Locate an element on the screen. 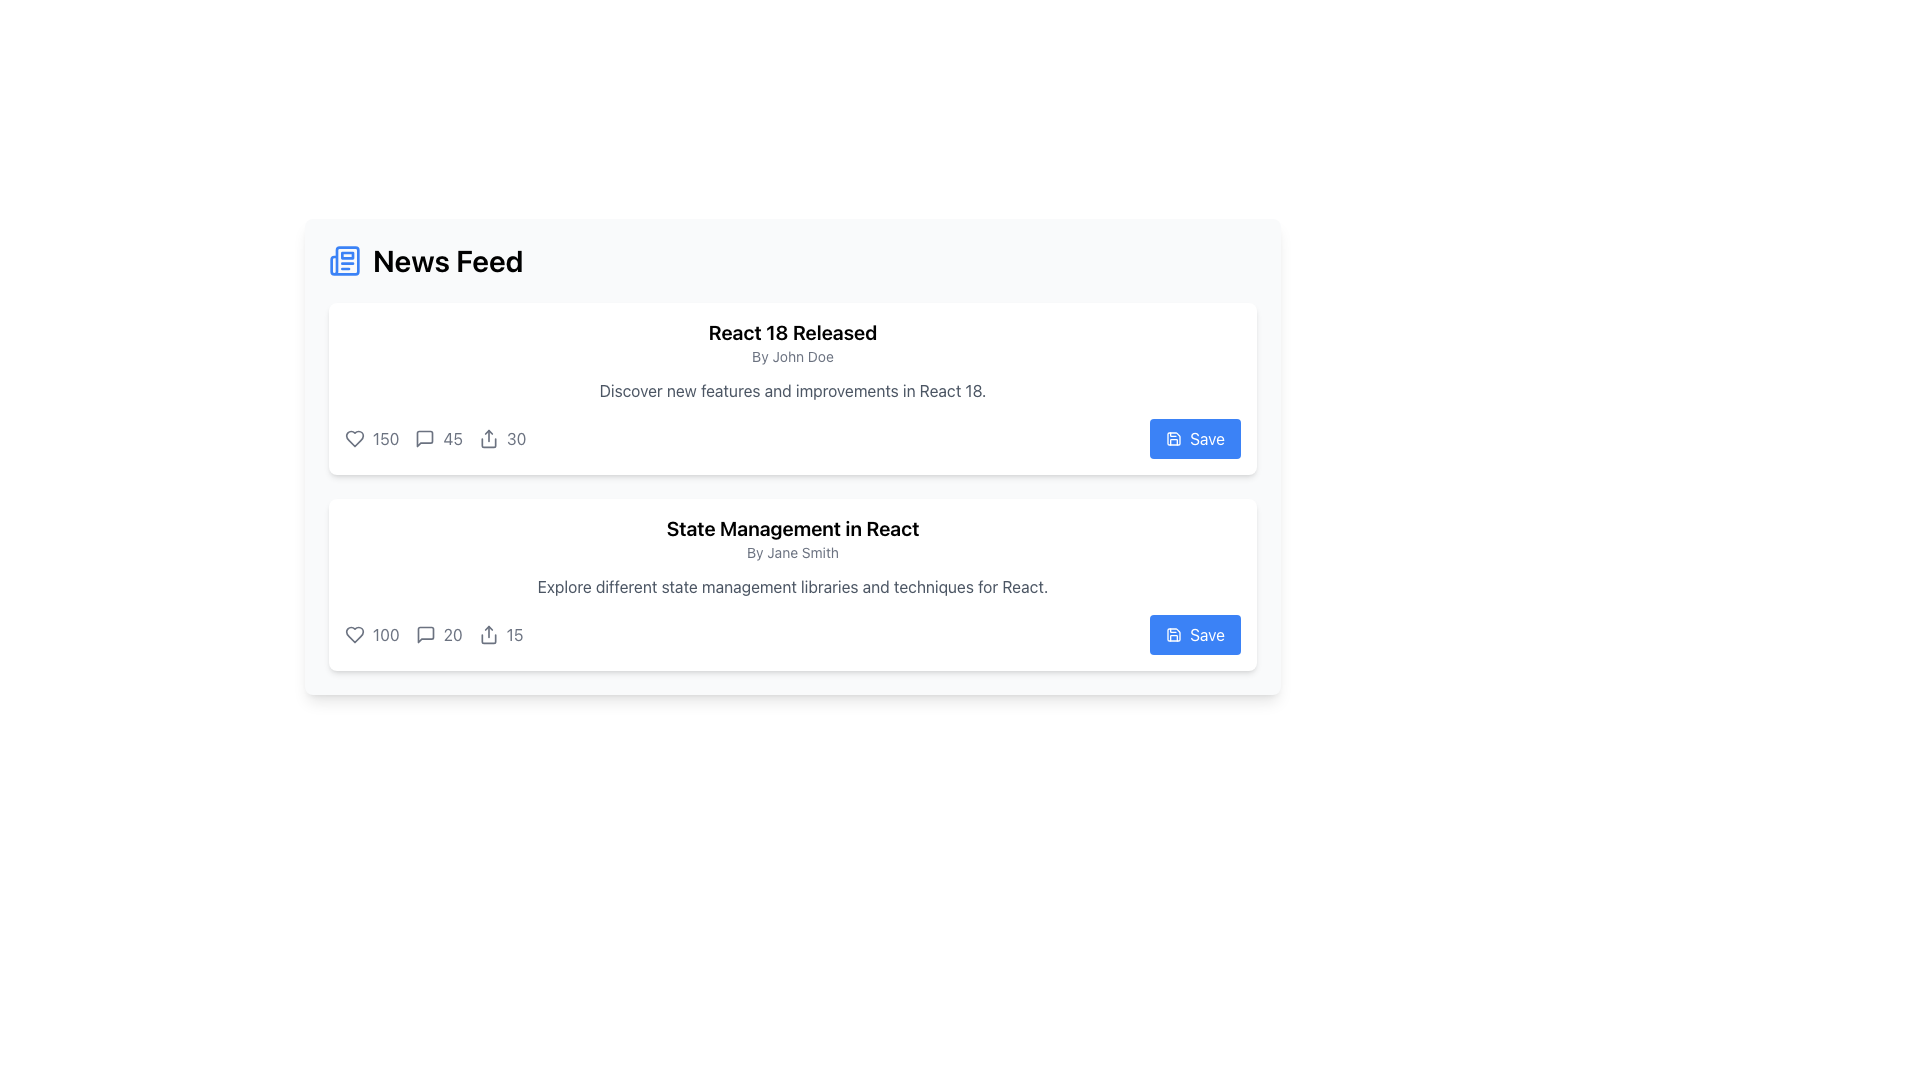  headline text located at the top of the News Feed section, centered above the smaller text 'By Jane Smith' is located at coordinates (791, 527).